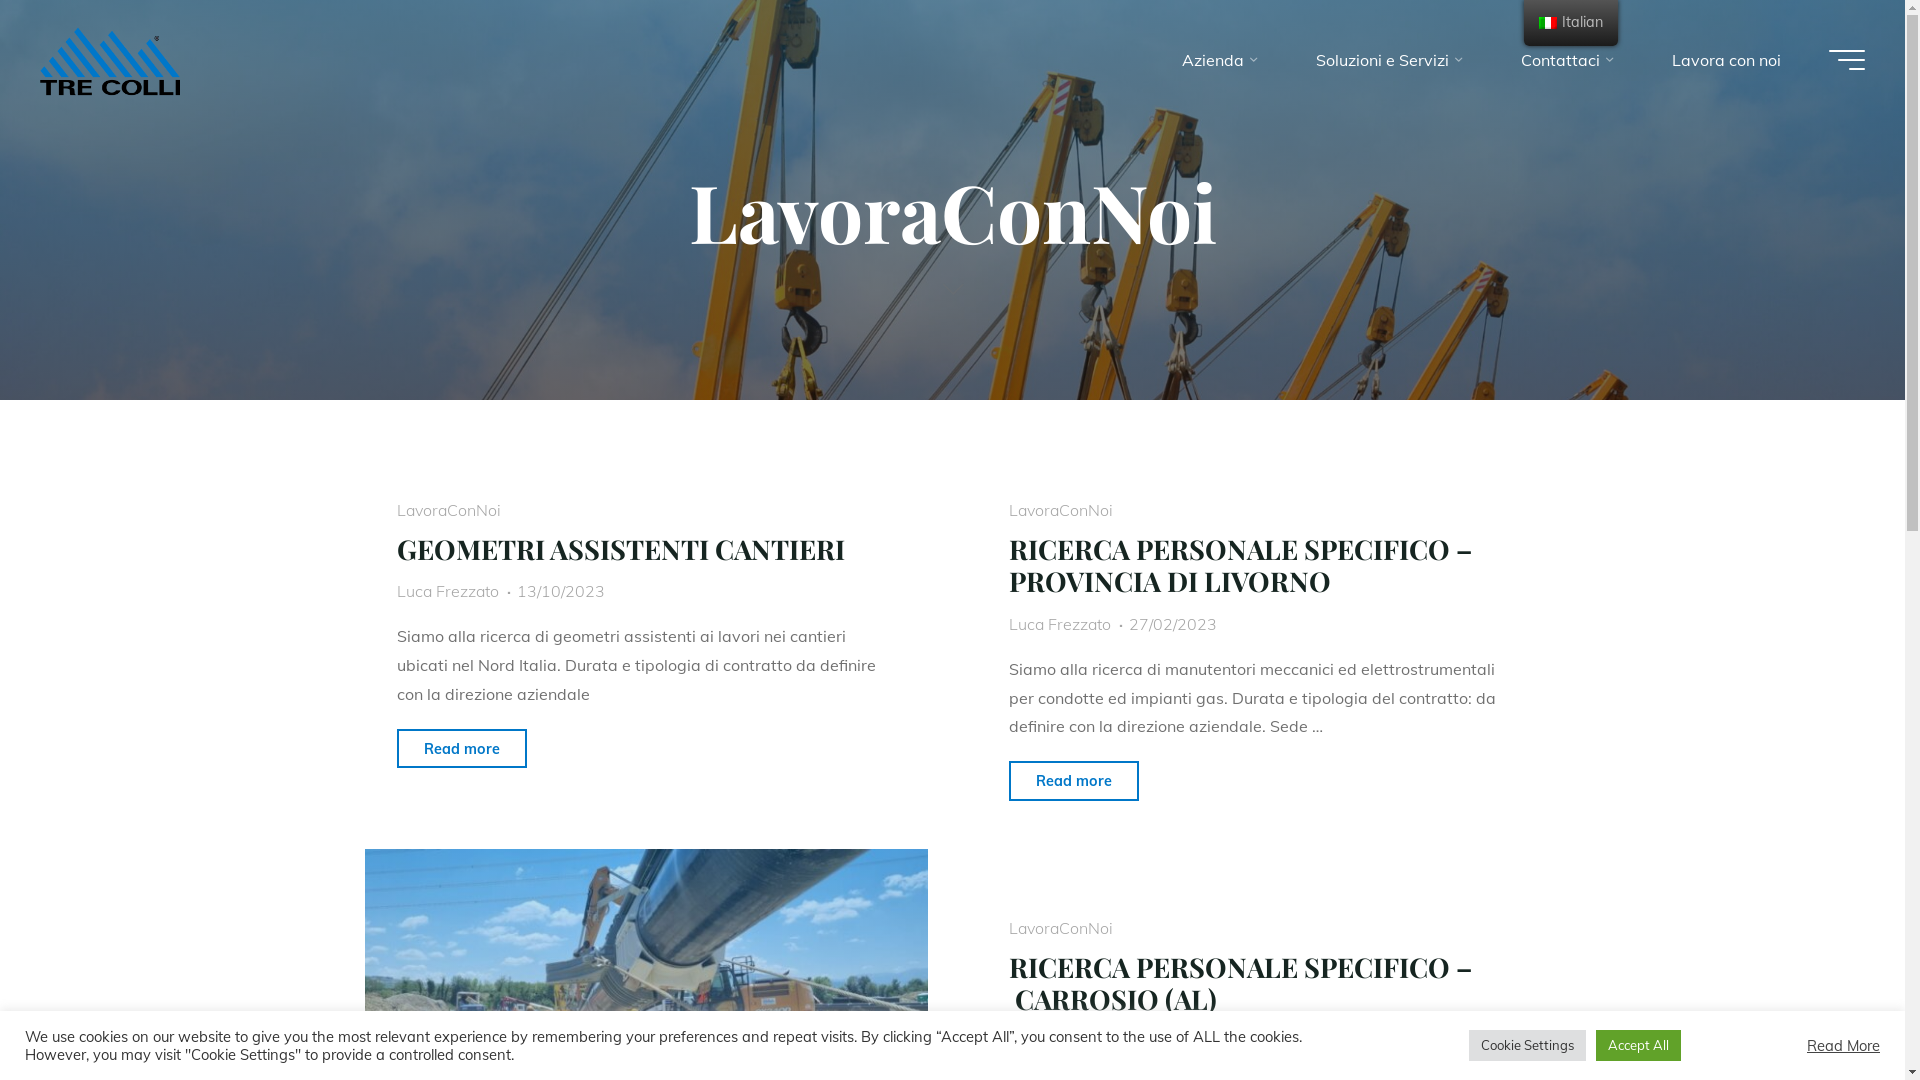 The image size is (1920, 1080). I want to click on 'Luca Frezzato', so click(397, 589).